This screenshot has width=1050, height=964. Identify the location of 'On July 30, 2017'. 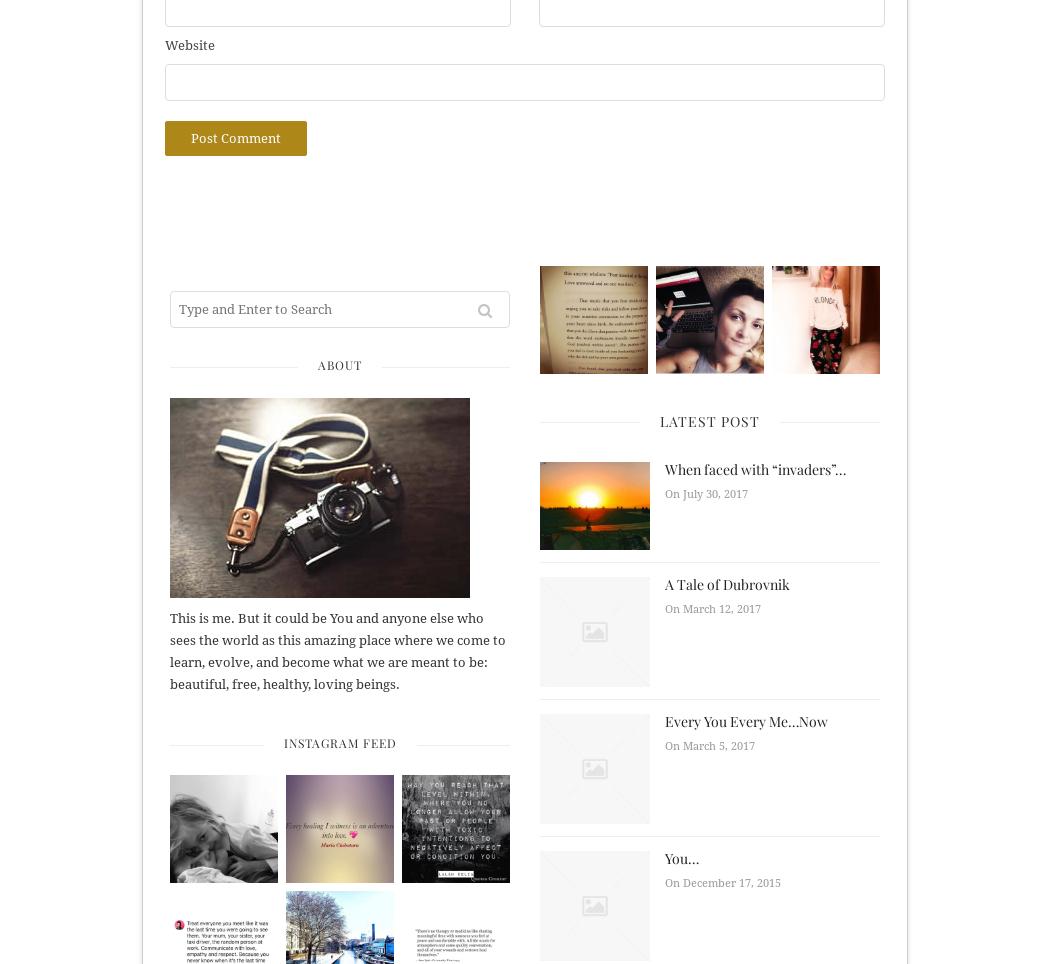
(706, 493).